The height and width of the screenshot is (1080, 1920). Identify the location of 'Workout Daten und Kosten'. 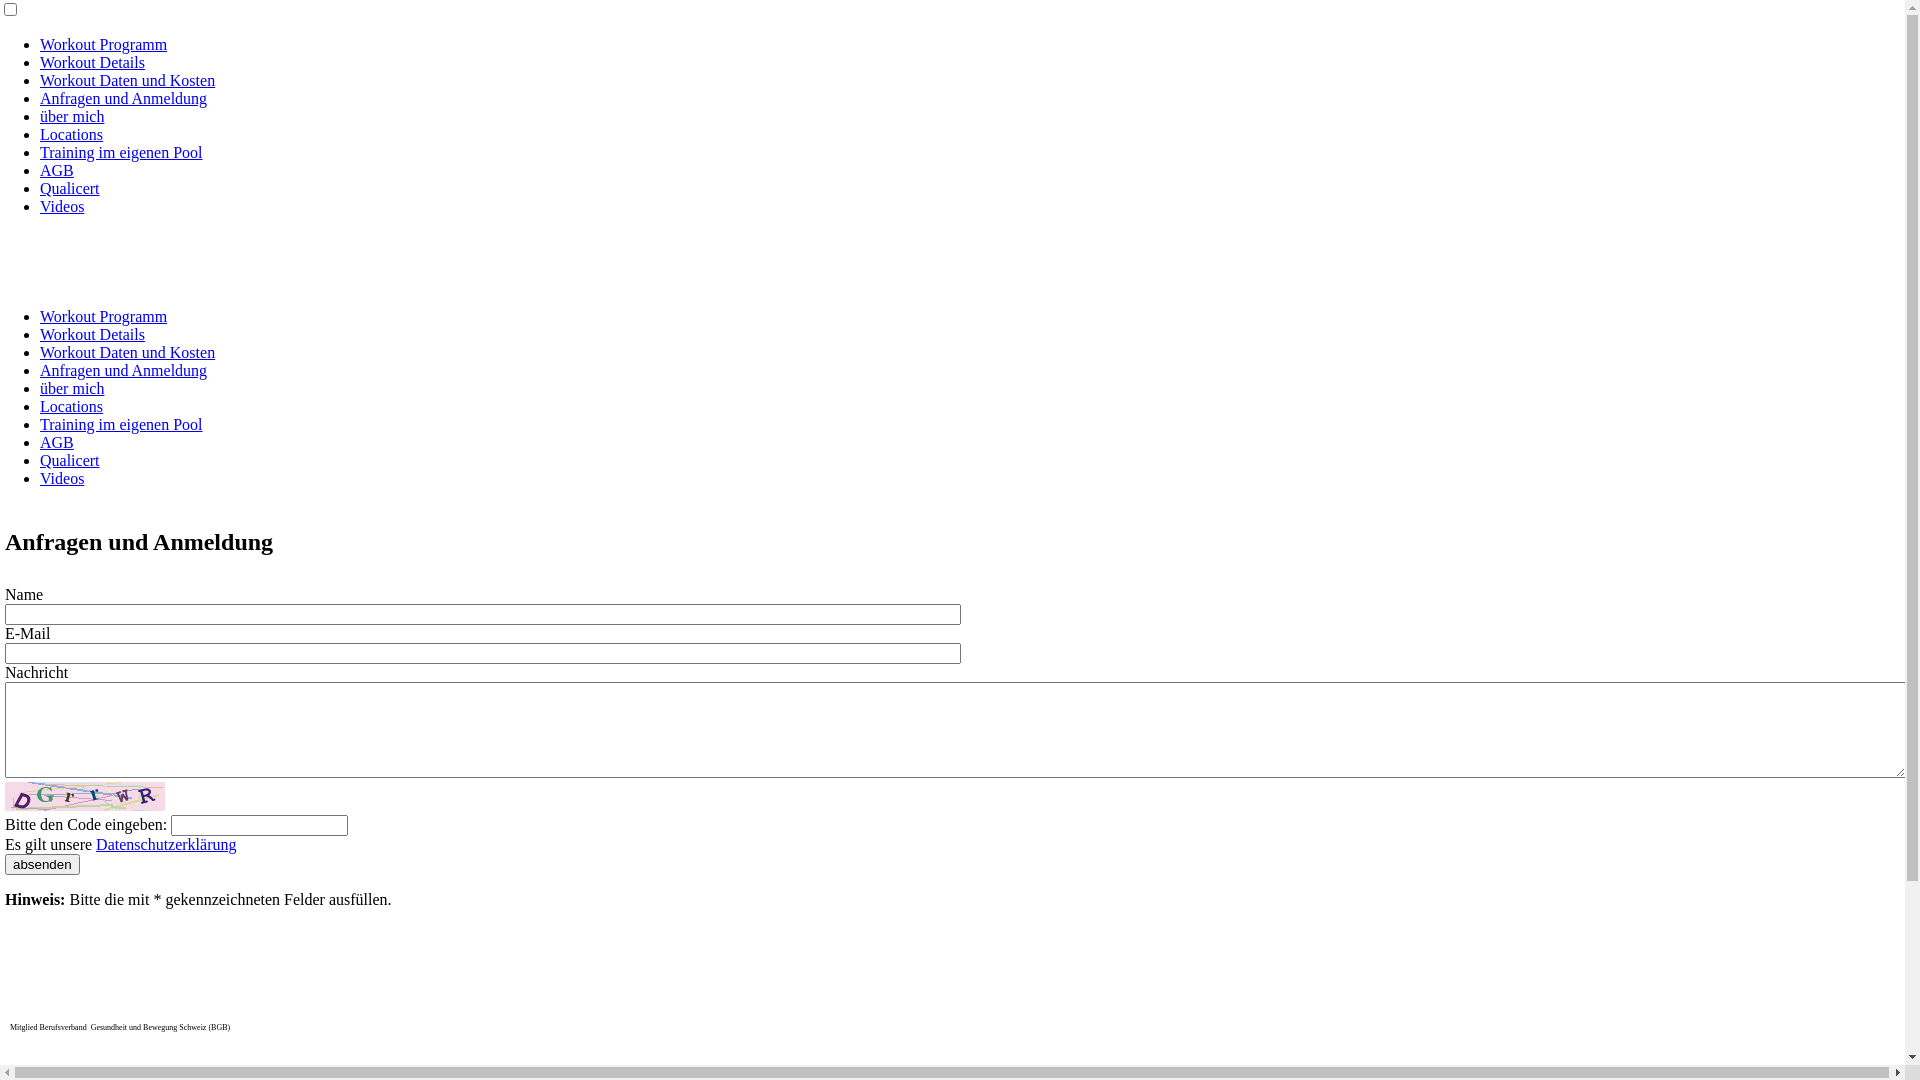
(126, 351).